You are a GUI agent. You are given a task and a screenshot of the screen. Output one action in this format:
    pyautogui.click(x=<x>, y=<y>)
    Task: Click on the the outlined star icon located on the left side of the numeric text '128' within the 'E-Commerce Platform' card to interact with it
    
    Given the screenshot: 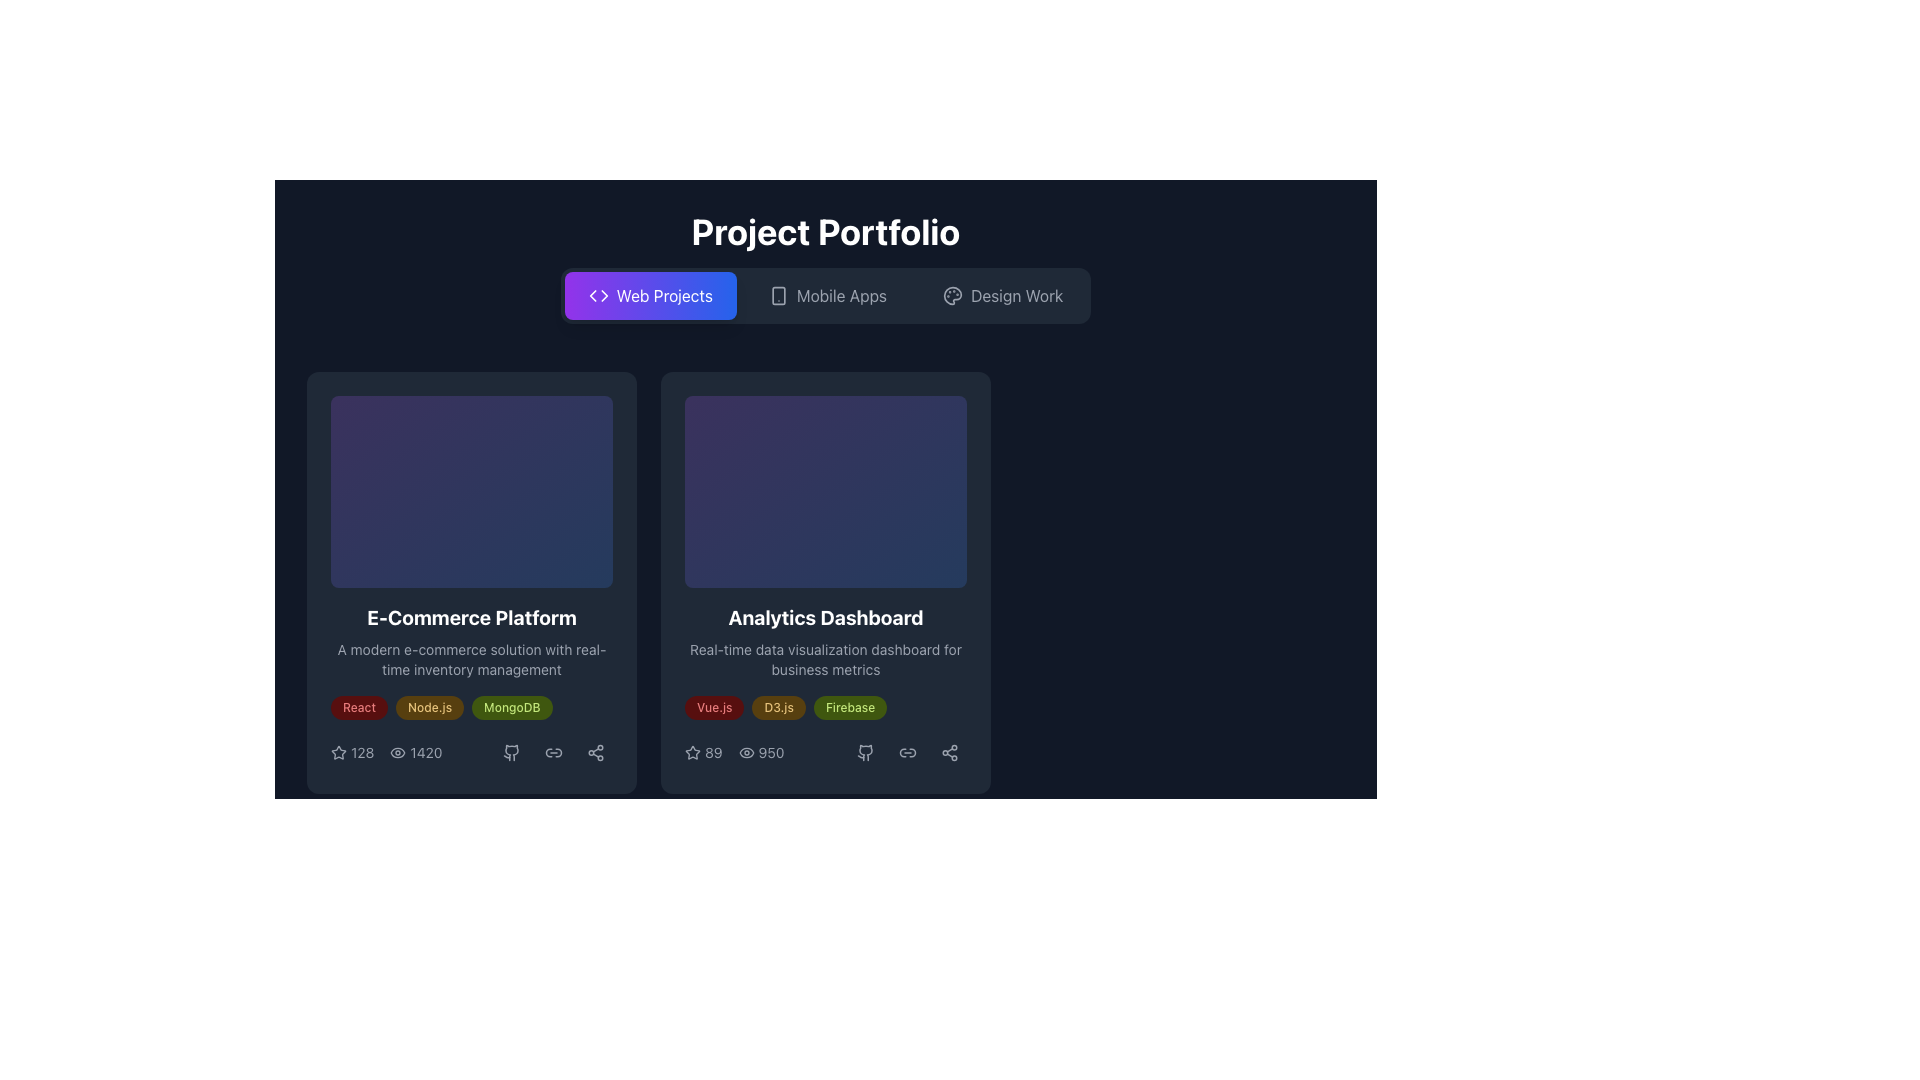 What is the action you would take?
    pyautogui.click(x=339, y=752)
    